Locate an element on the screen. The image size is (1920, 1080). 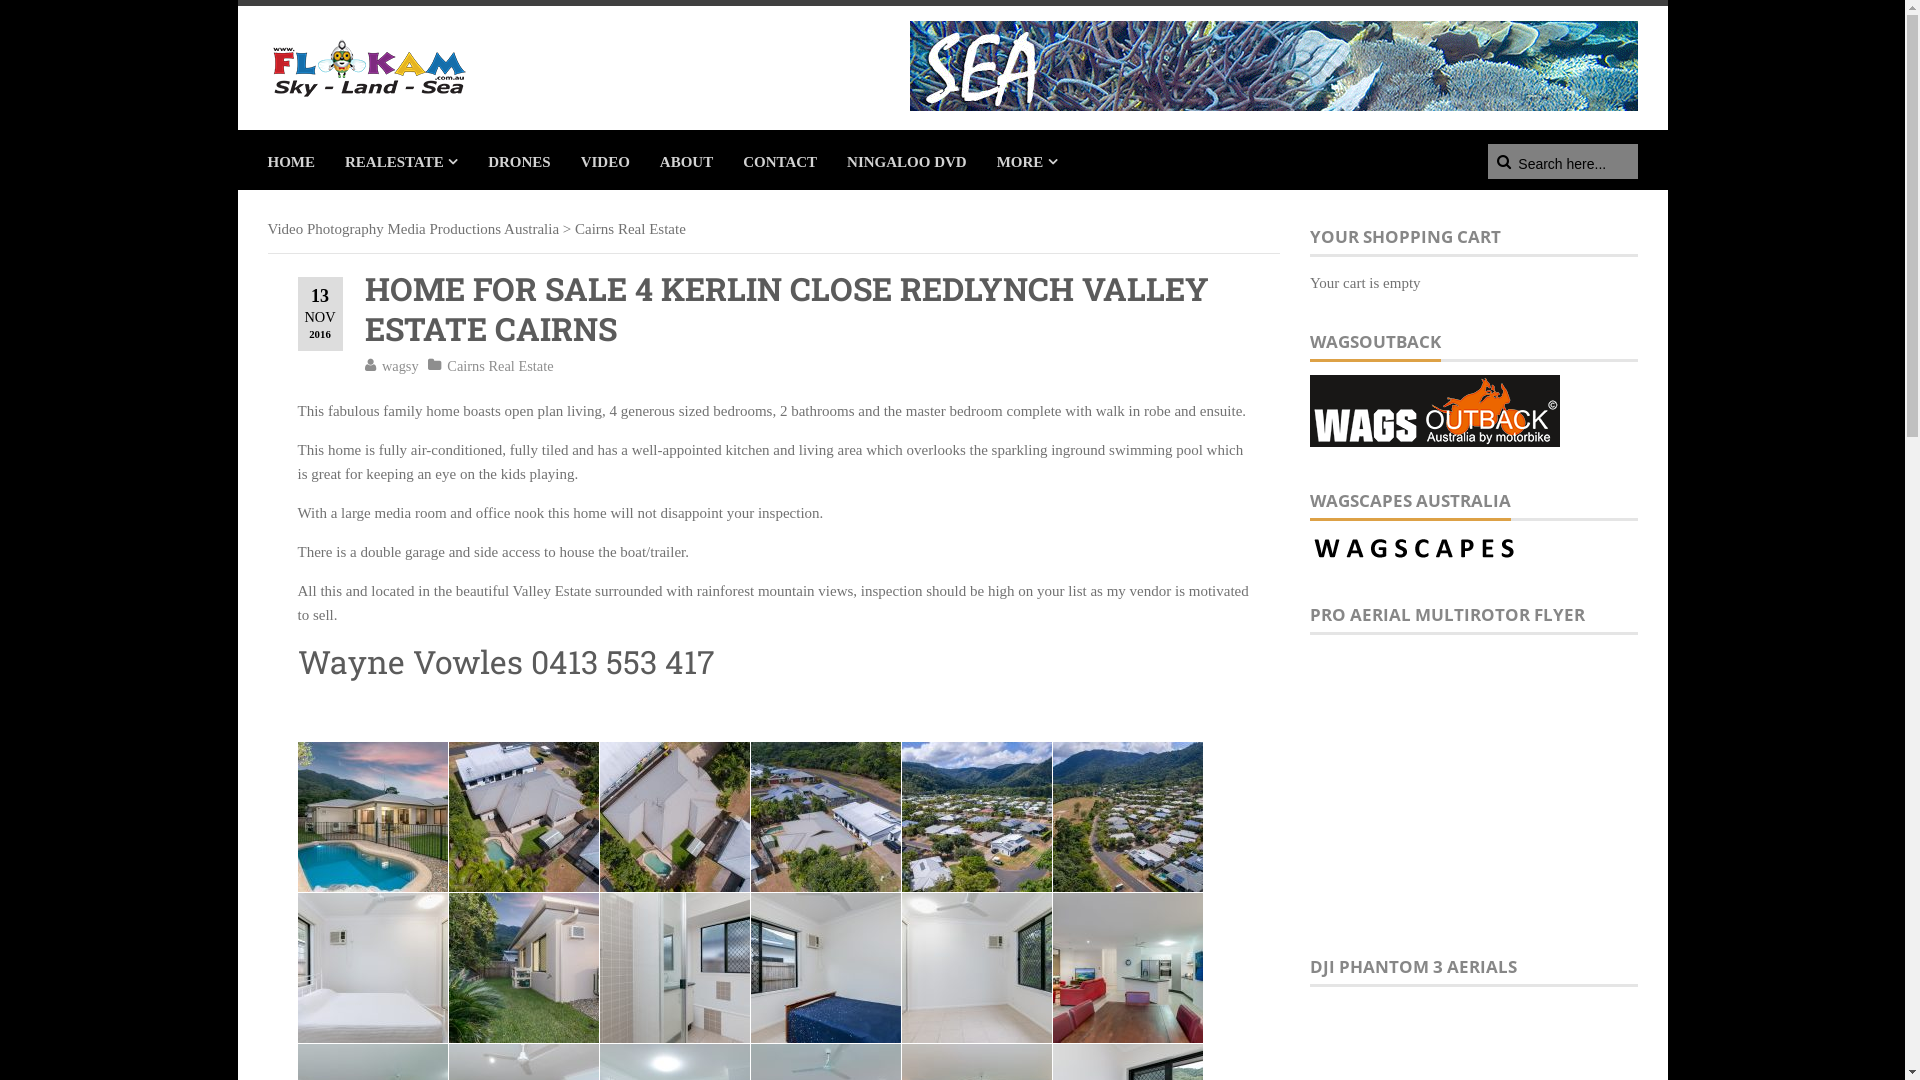
'REALESTATE' is located at coordinates (330, 158).